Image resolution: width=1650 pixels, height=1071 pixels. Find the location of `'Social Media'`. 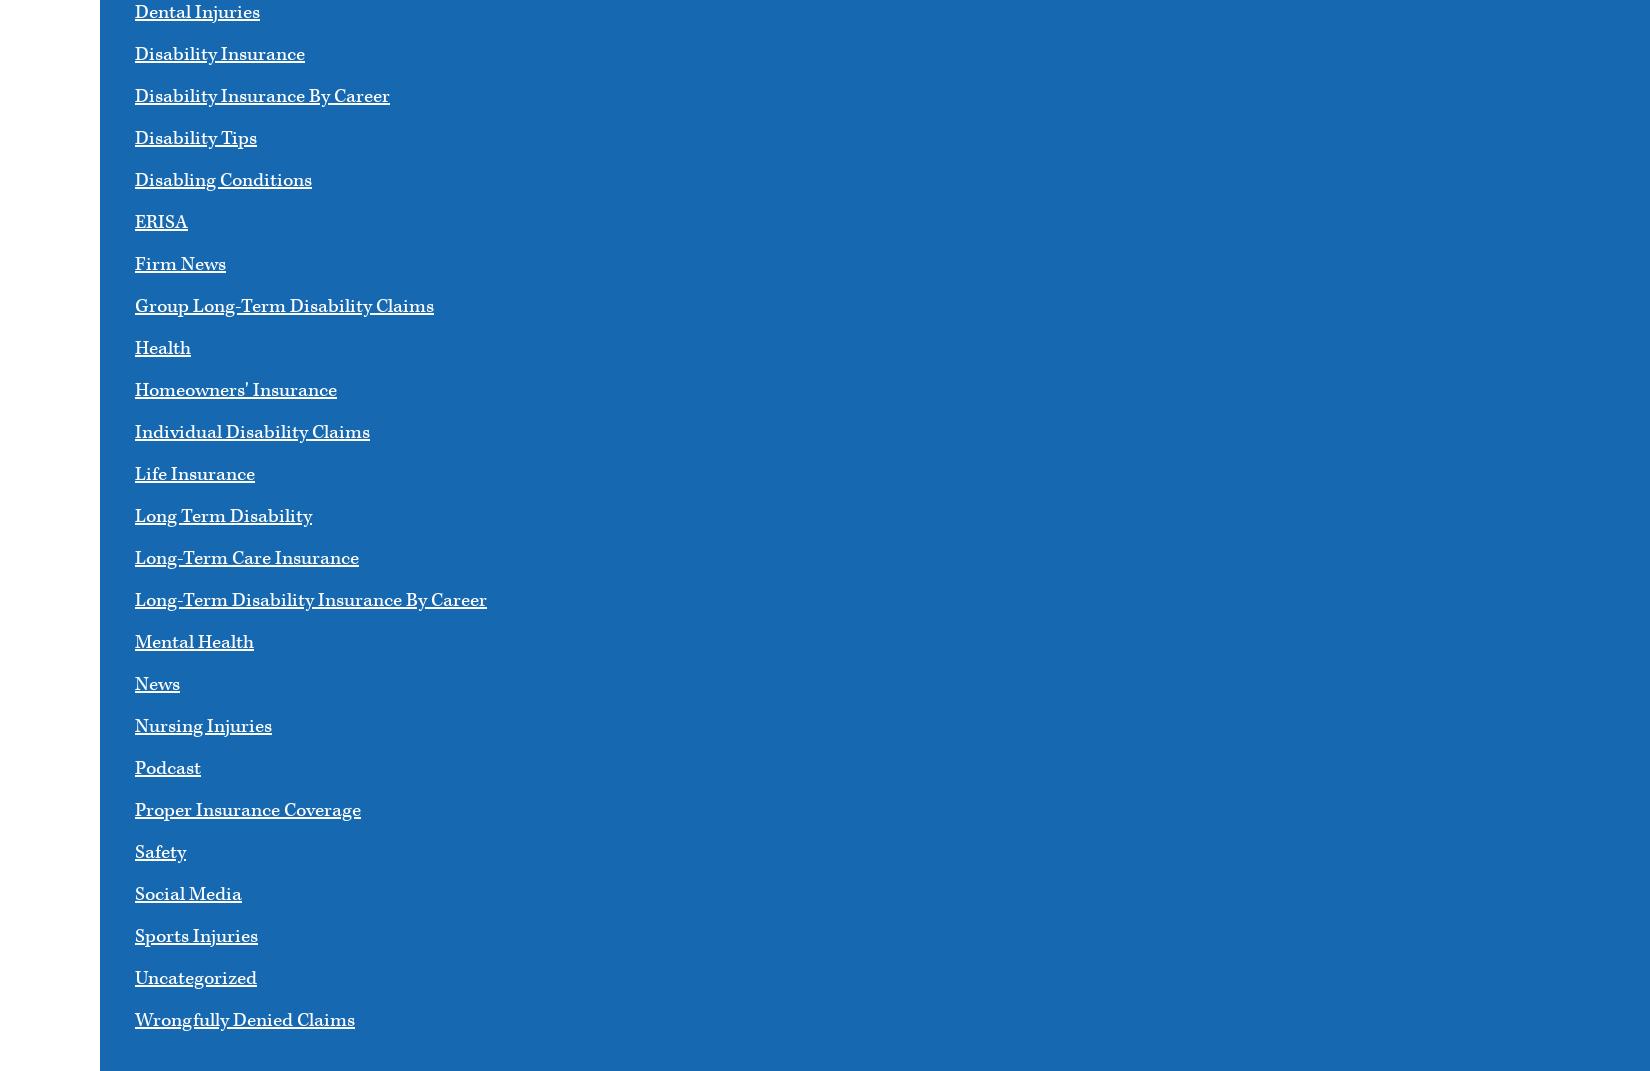

'Social Media' is located at coordinates (188, 894).